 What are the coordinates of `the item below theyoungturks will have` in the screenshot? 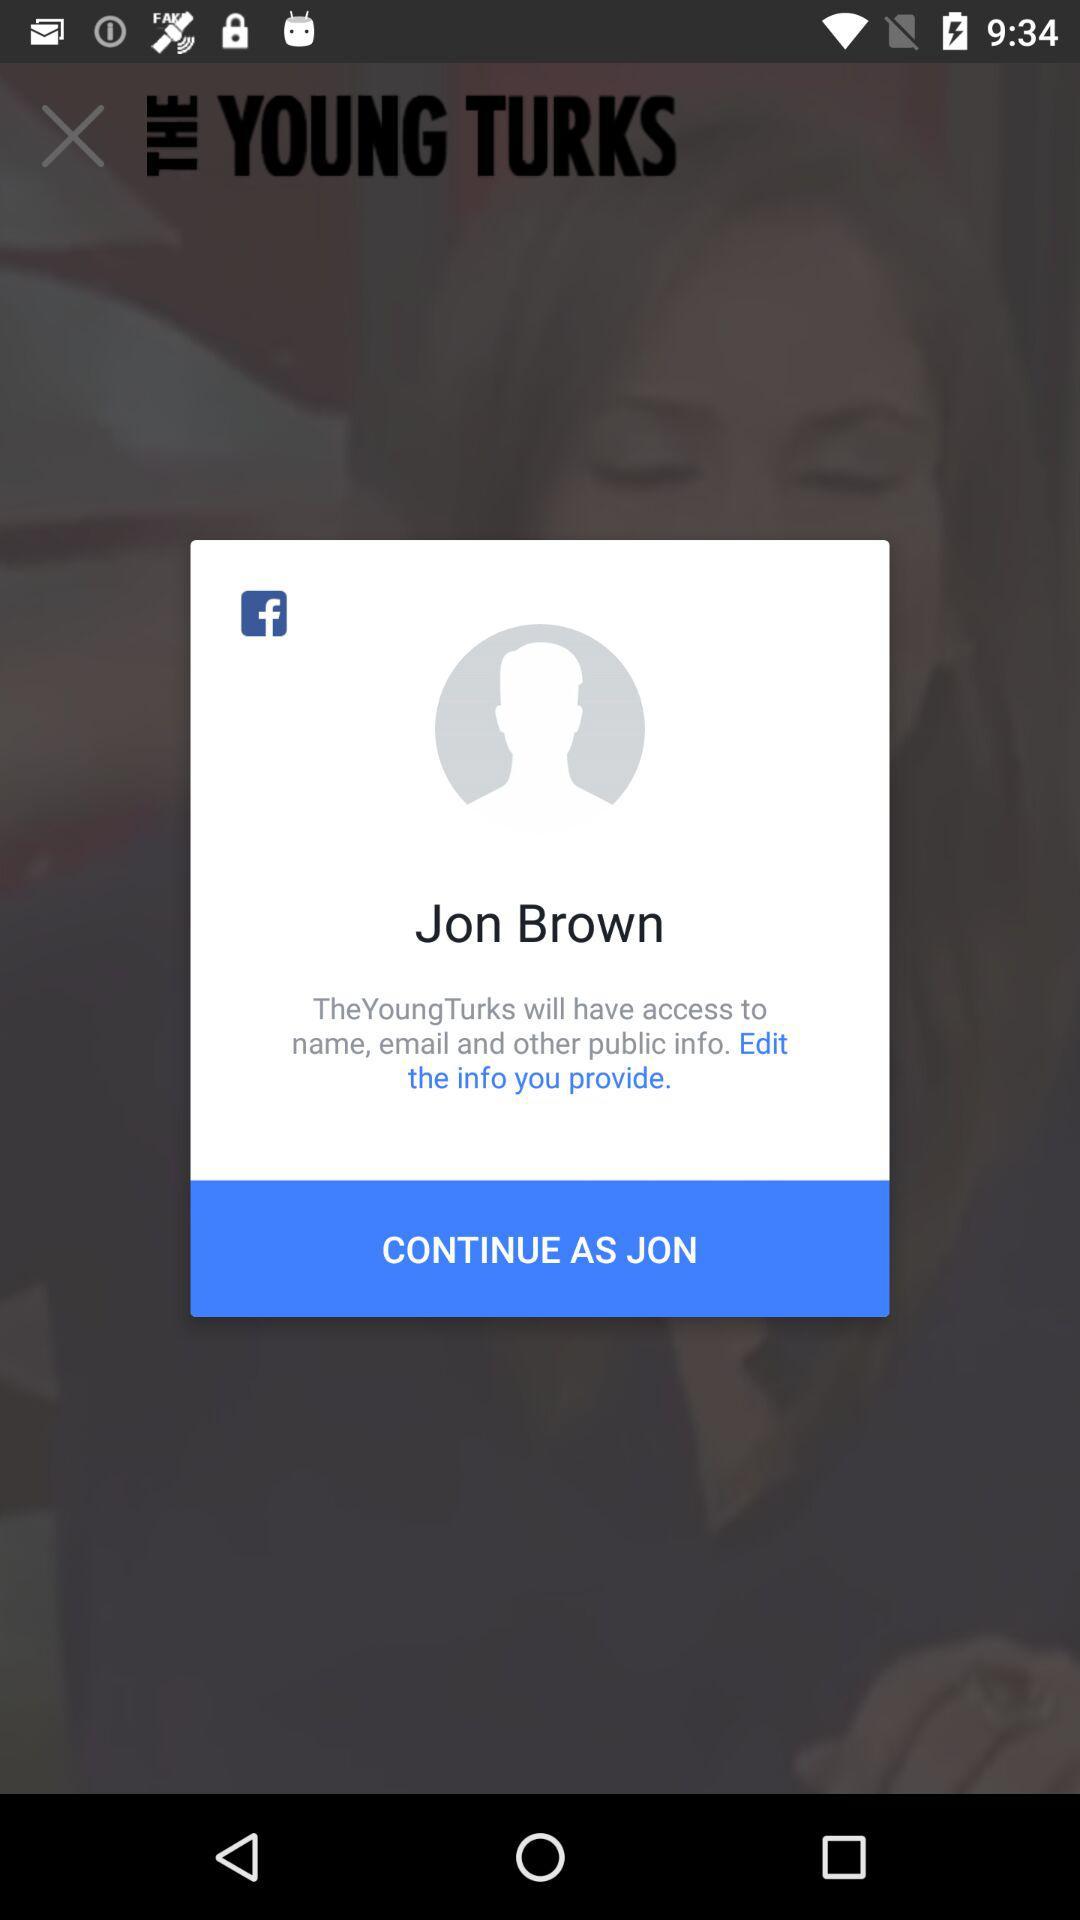 It's located at (540, 1247).